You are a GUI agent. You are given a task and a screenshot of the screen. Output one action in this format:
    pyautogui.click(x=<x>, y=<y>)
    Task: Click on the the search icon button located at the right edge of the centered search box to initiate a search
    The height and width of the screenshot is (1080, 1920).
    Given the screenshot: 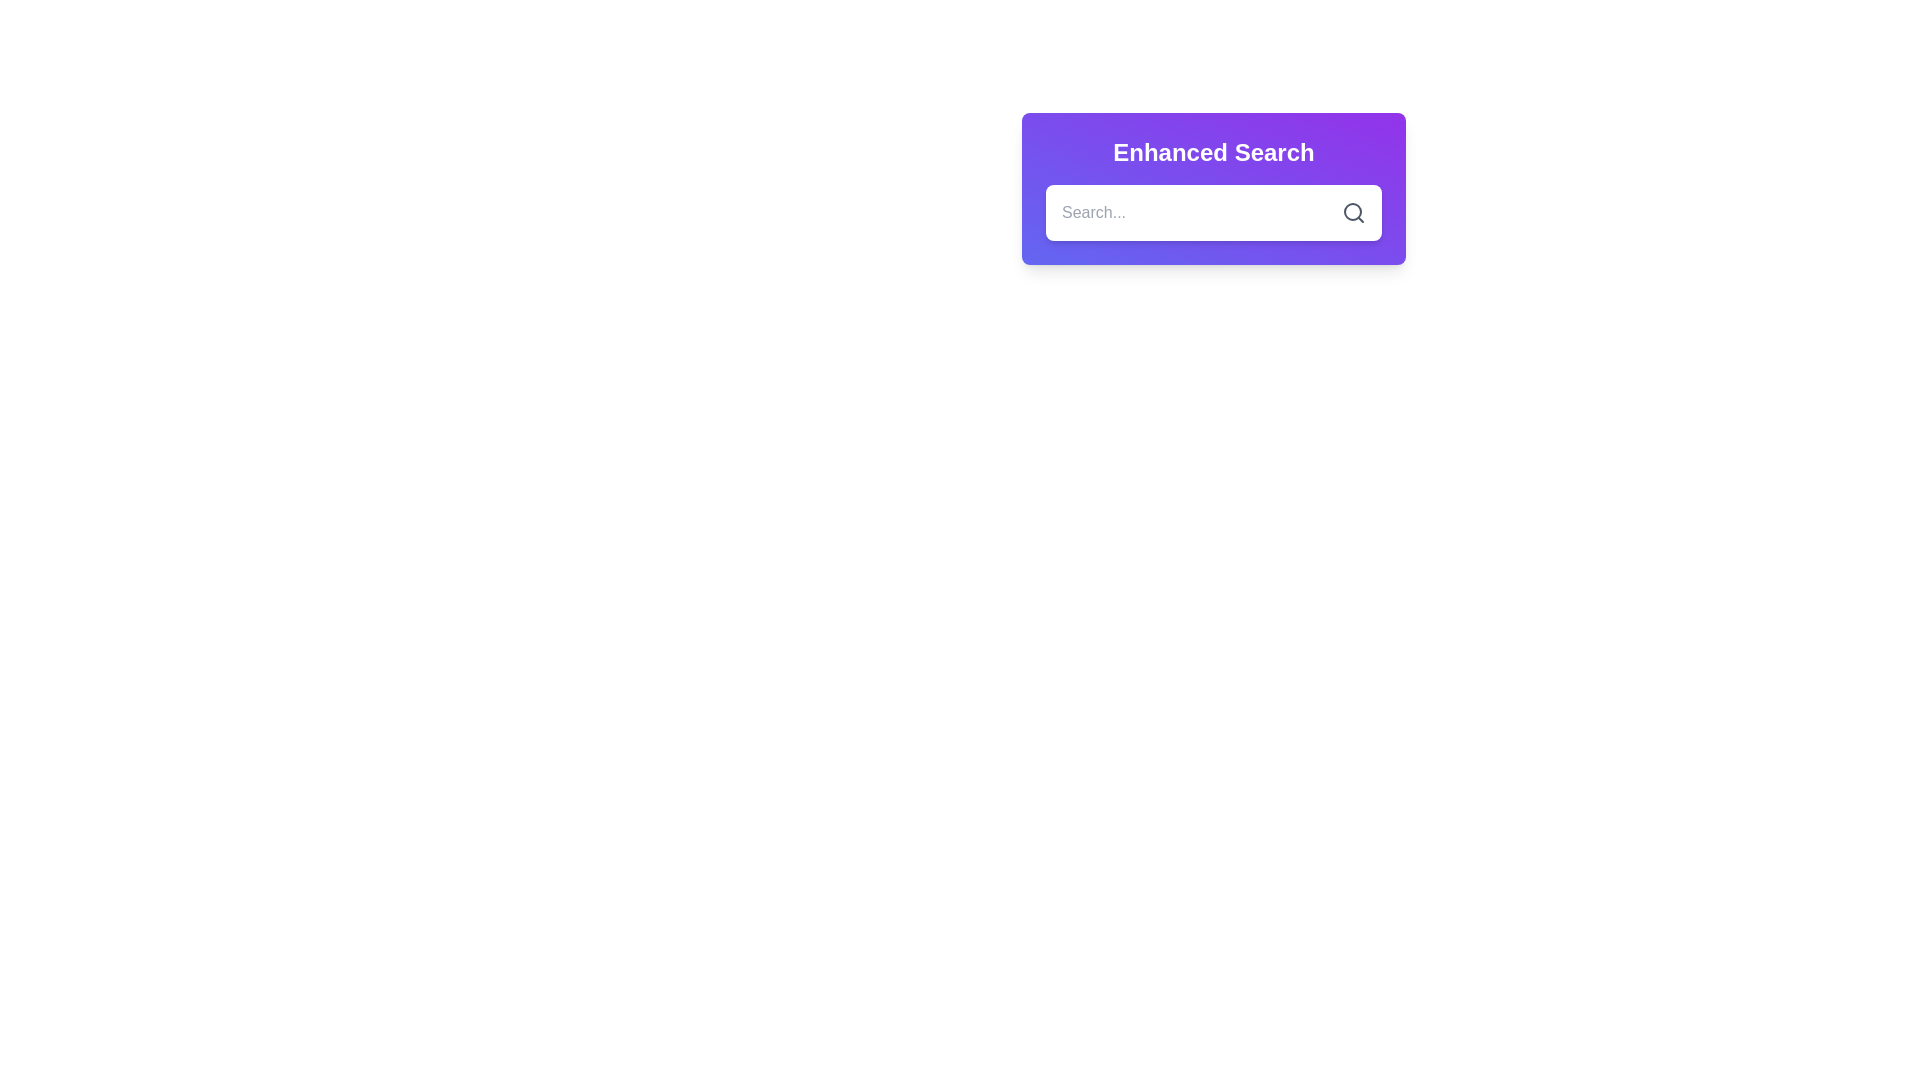 What is the action you would take?
    pyautogui.click(x=1353, y=212)
    